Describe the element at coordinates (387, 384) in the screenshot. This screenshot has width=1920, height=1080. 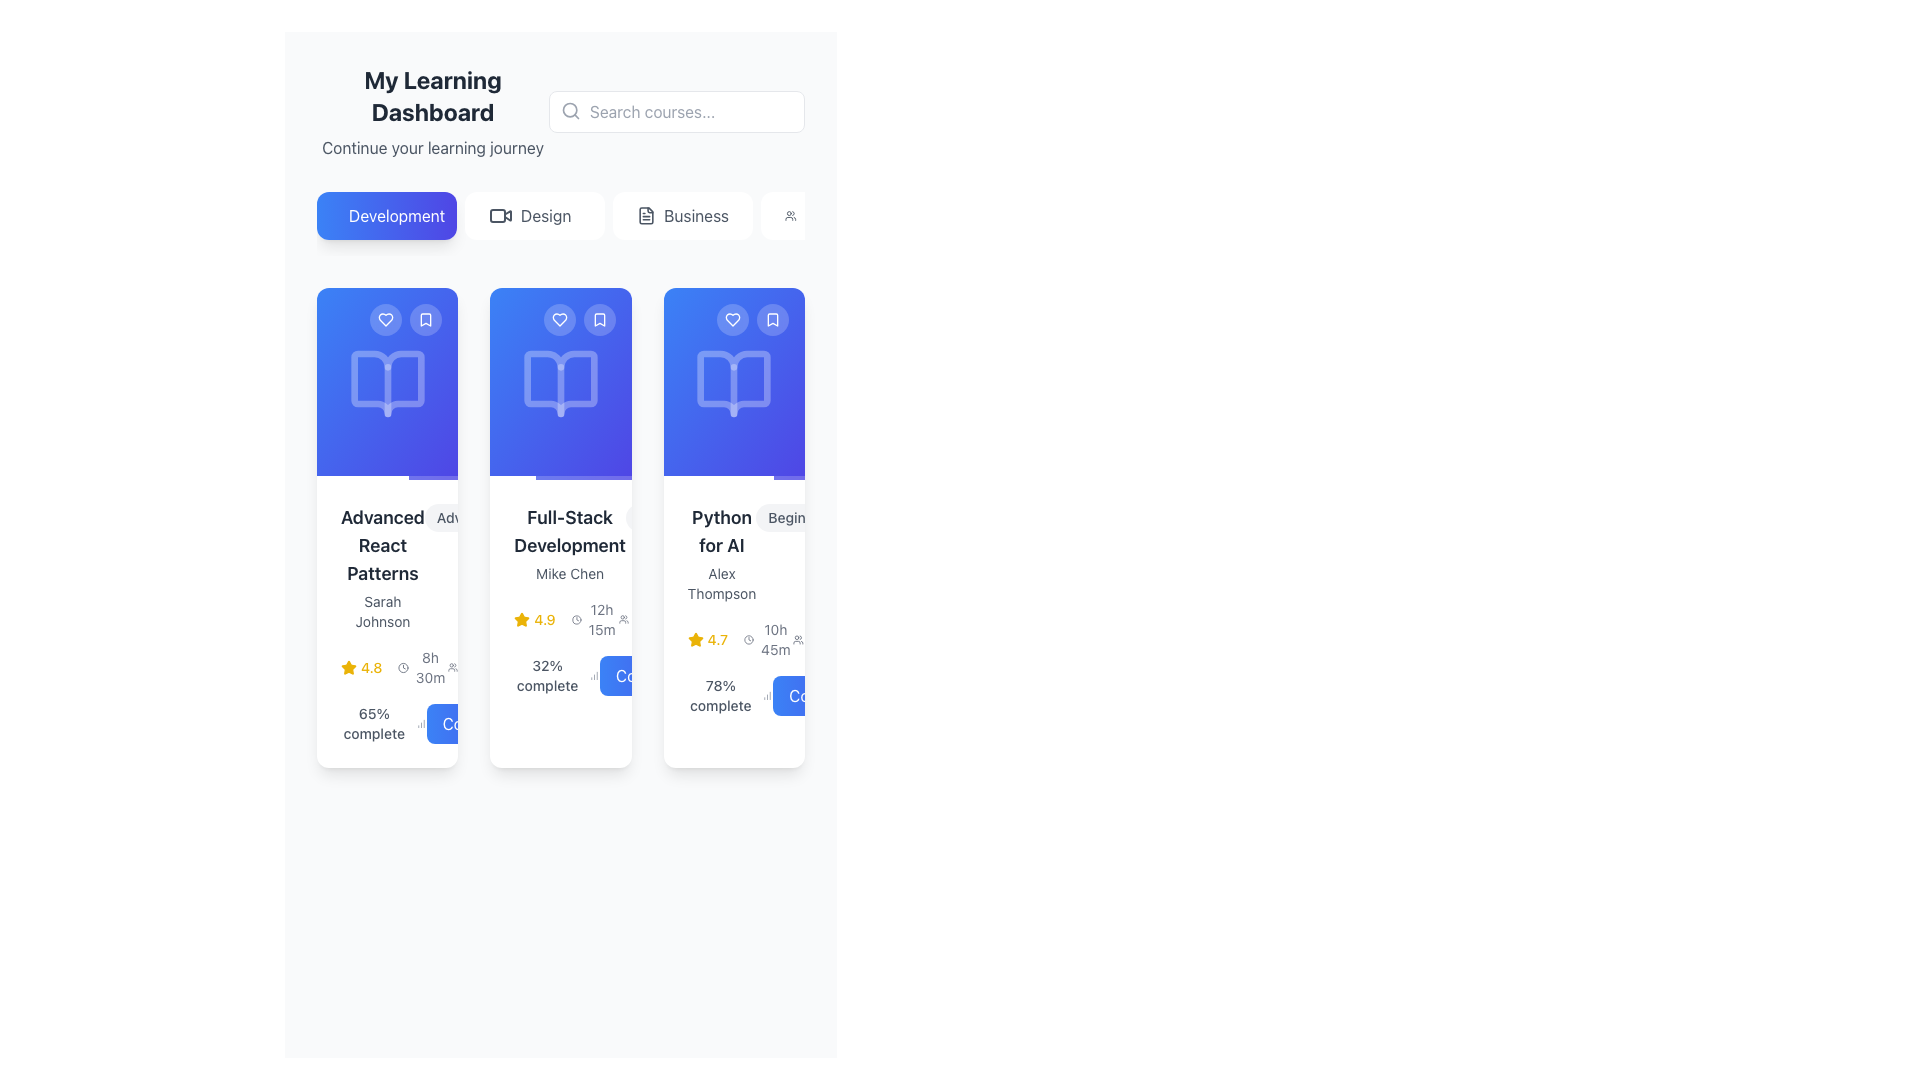
I see `the Decorative area with icon that features a gradient background transitioning from blue to indigo and contains a light-colored icon of an open book, located in the top section of the card layout under the 'Development' tab` at that location.